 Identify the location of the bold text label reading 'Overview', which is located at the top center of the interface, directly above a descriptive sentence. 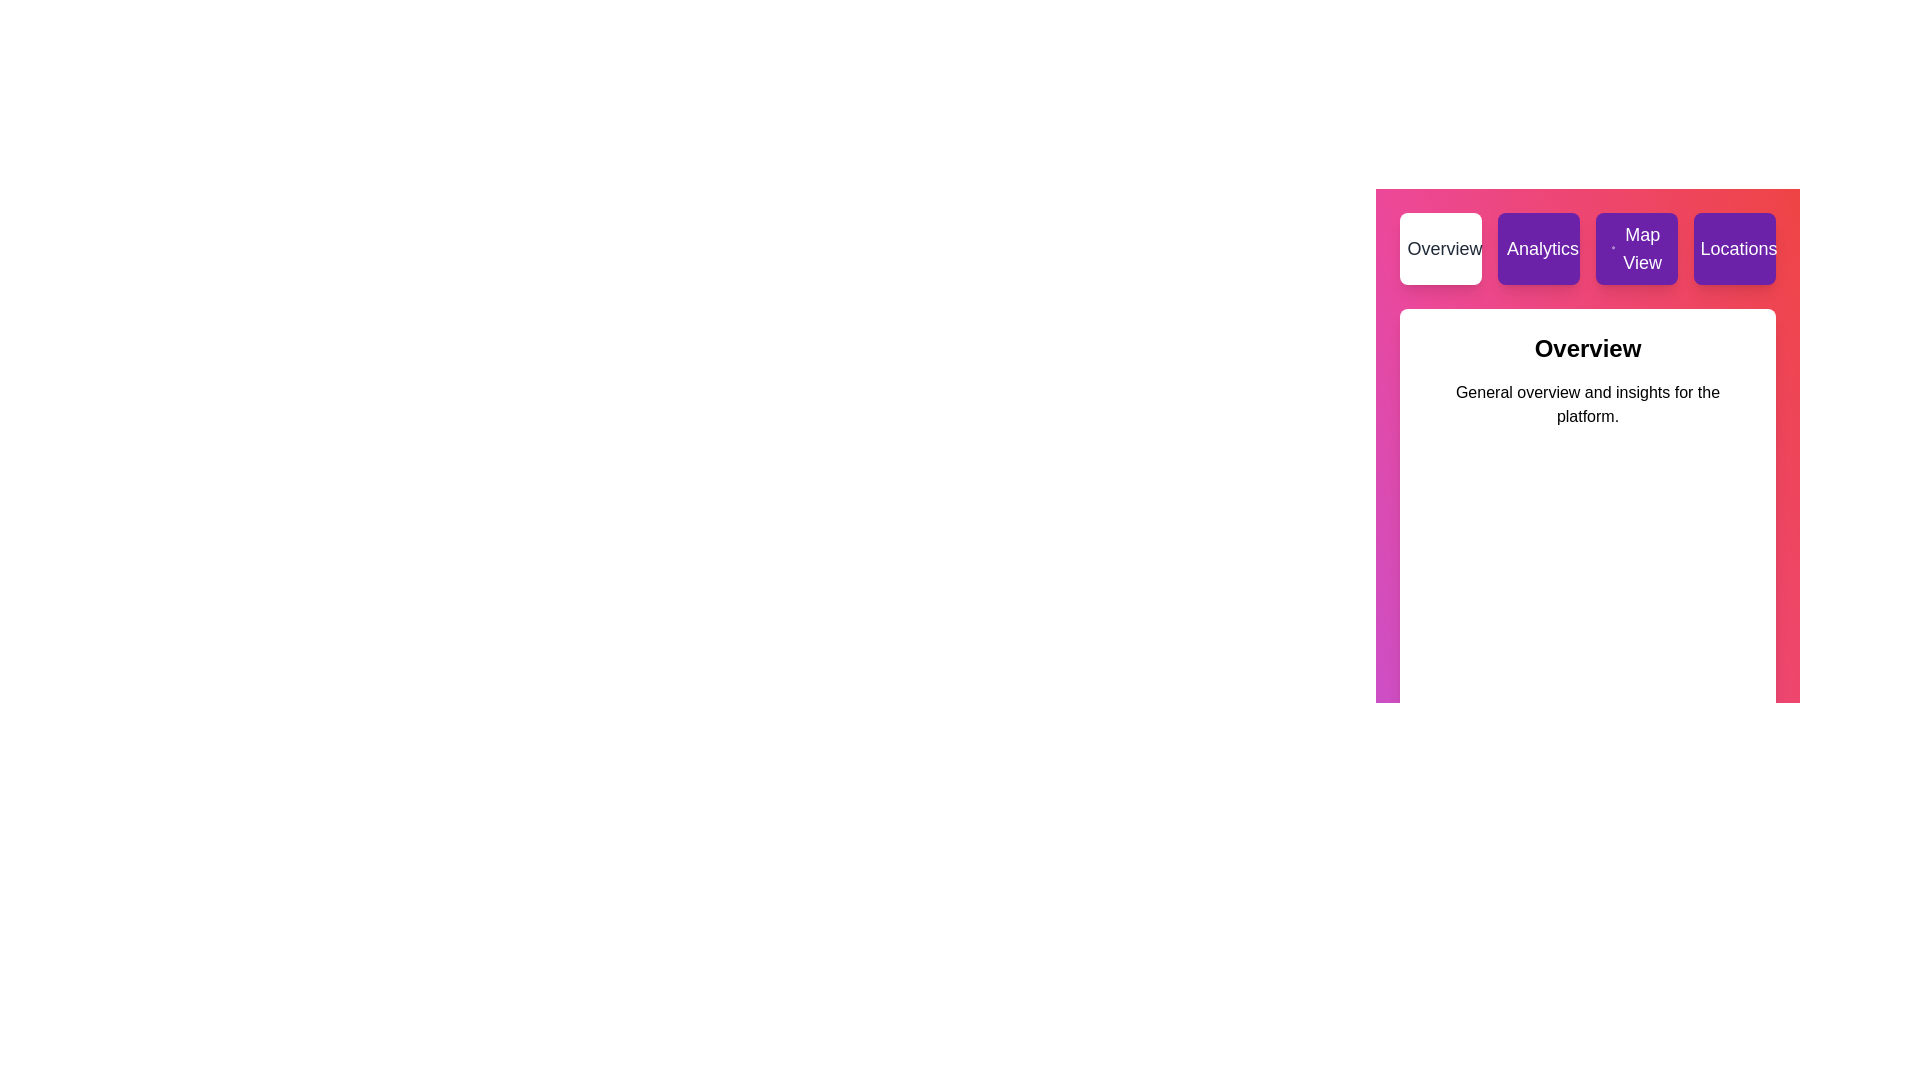
(1587, 347).